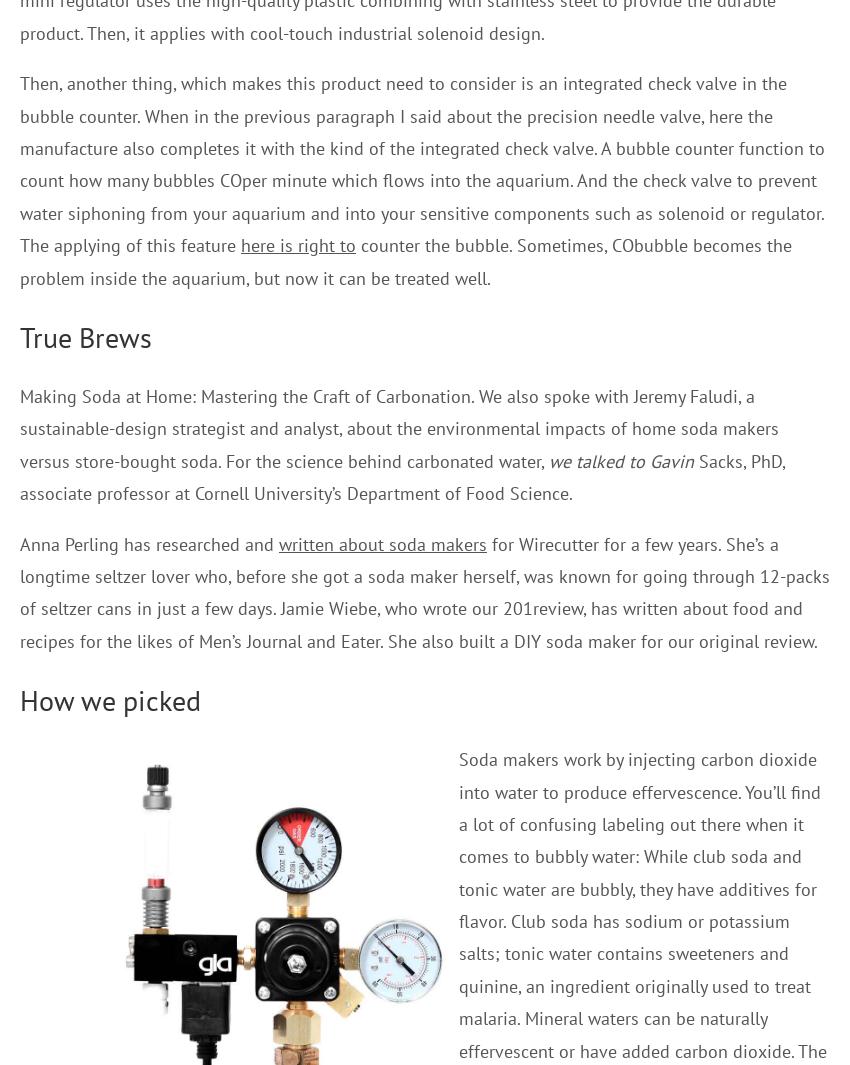 The height and width of the screenshot is (1065, 850). Describe the element at coordinates (399, 427) in the screenshot. I see `'Making Soda at Home: Mastering the Craft of Carbonation. We also spoke with Jeremy Faludi, a sustainable-design strategist and analyst, about the environmental impacts of home soda makers versus store-bought soda. For the science behind carbonated water,'` at that location.